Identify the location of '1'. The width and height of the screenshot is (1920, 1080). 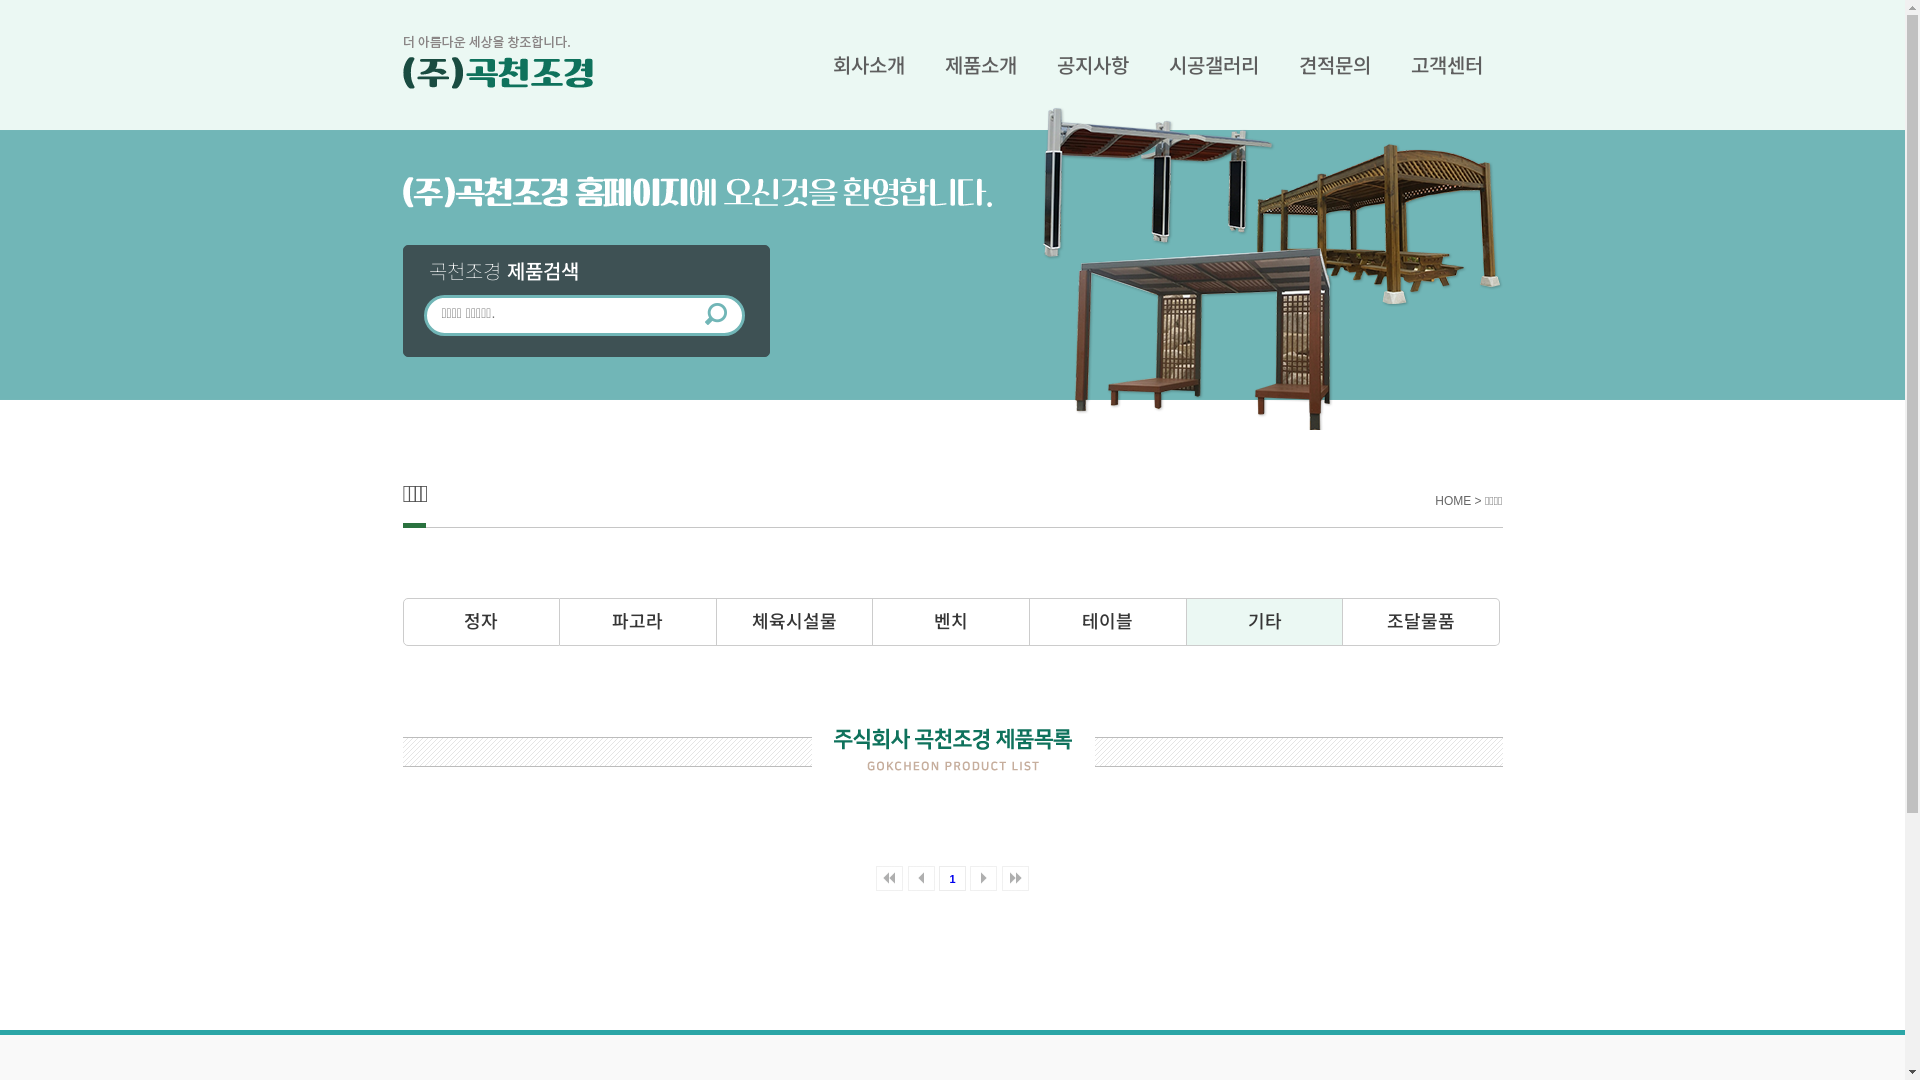
(951, 877).